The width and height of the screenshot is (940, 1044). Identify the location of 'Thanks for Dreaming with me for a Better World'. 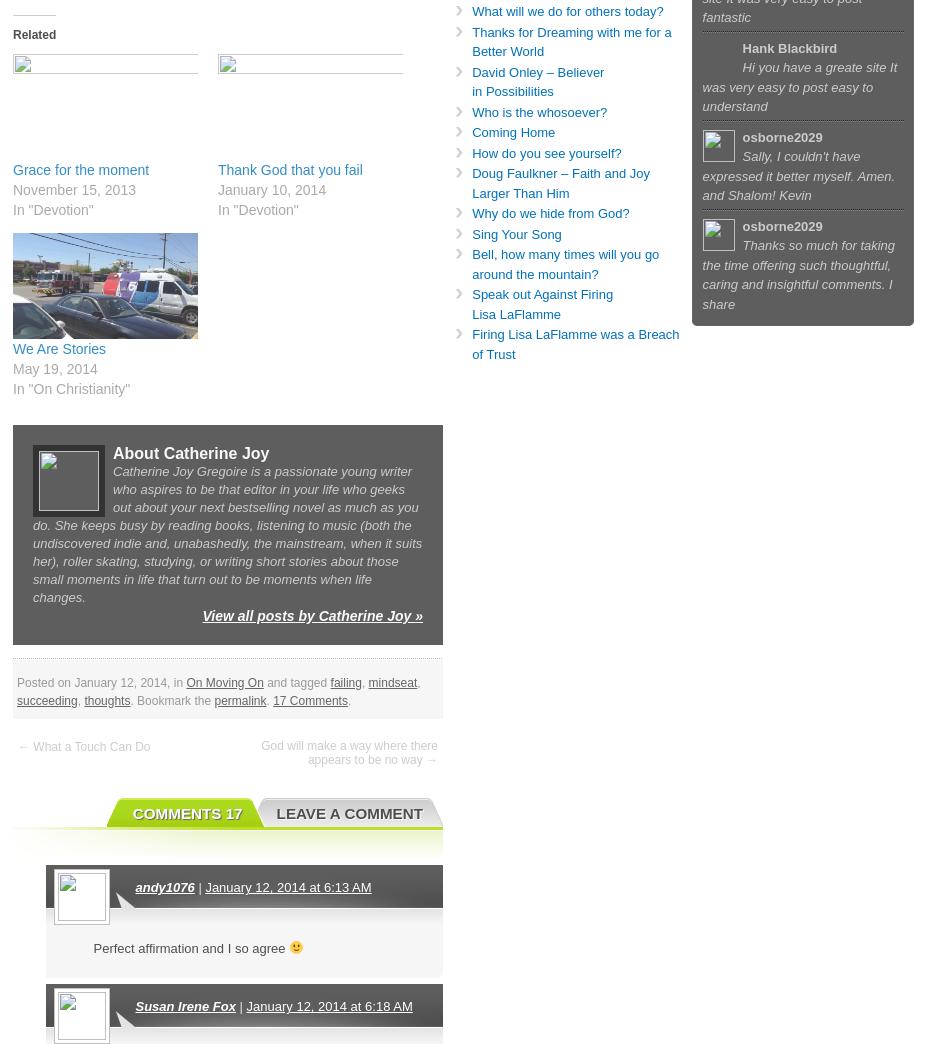
(471, 40).